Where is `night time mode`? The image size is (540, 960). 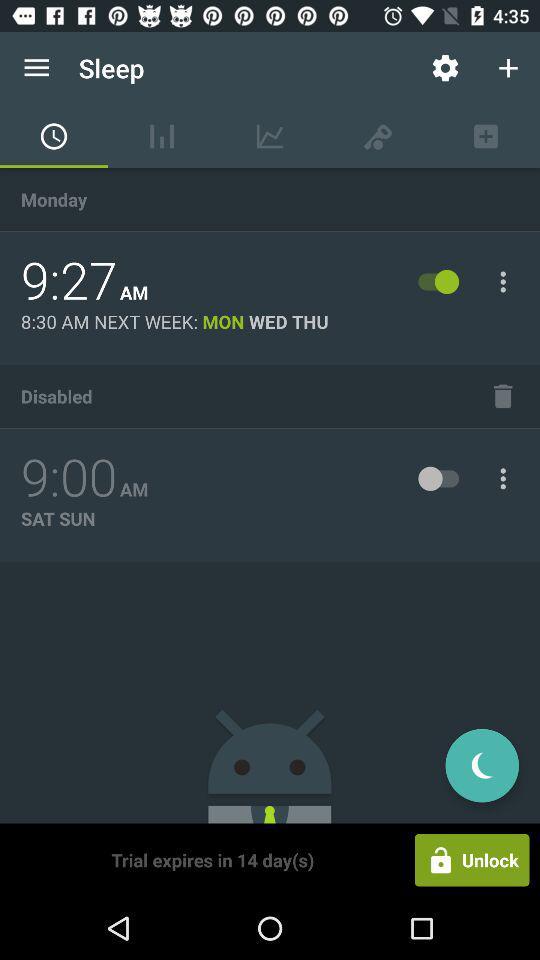
night time mode is located at coordinates (481, 764).